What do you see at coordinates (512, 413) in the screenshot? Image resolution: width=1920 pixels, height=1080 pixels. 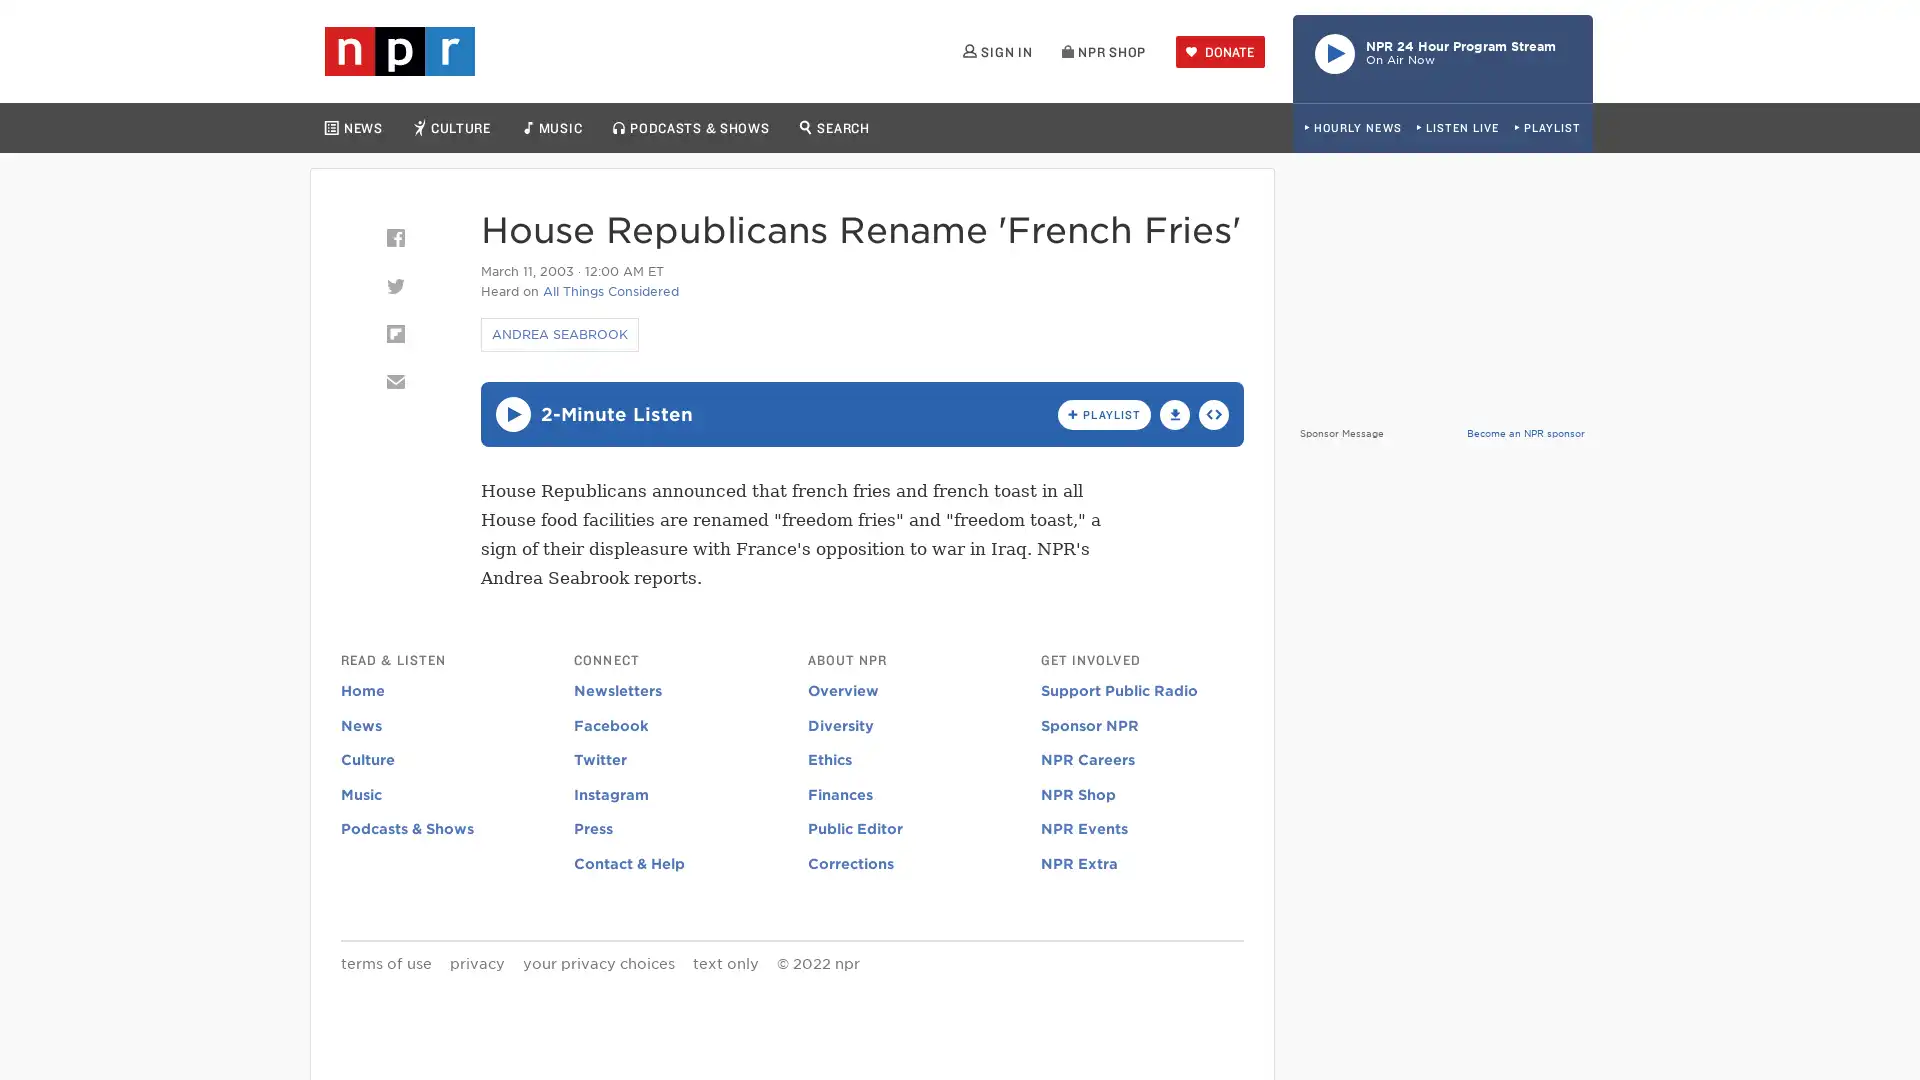 I see `LISTEN 2:38` at bounding box center [512, 413].